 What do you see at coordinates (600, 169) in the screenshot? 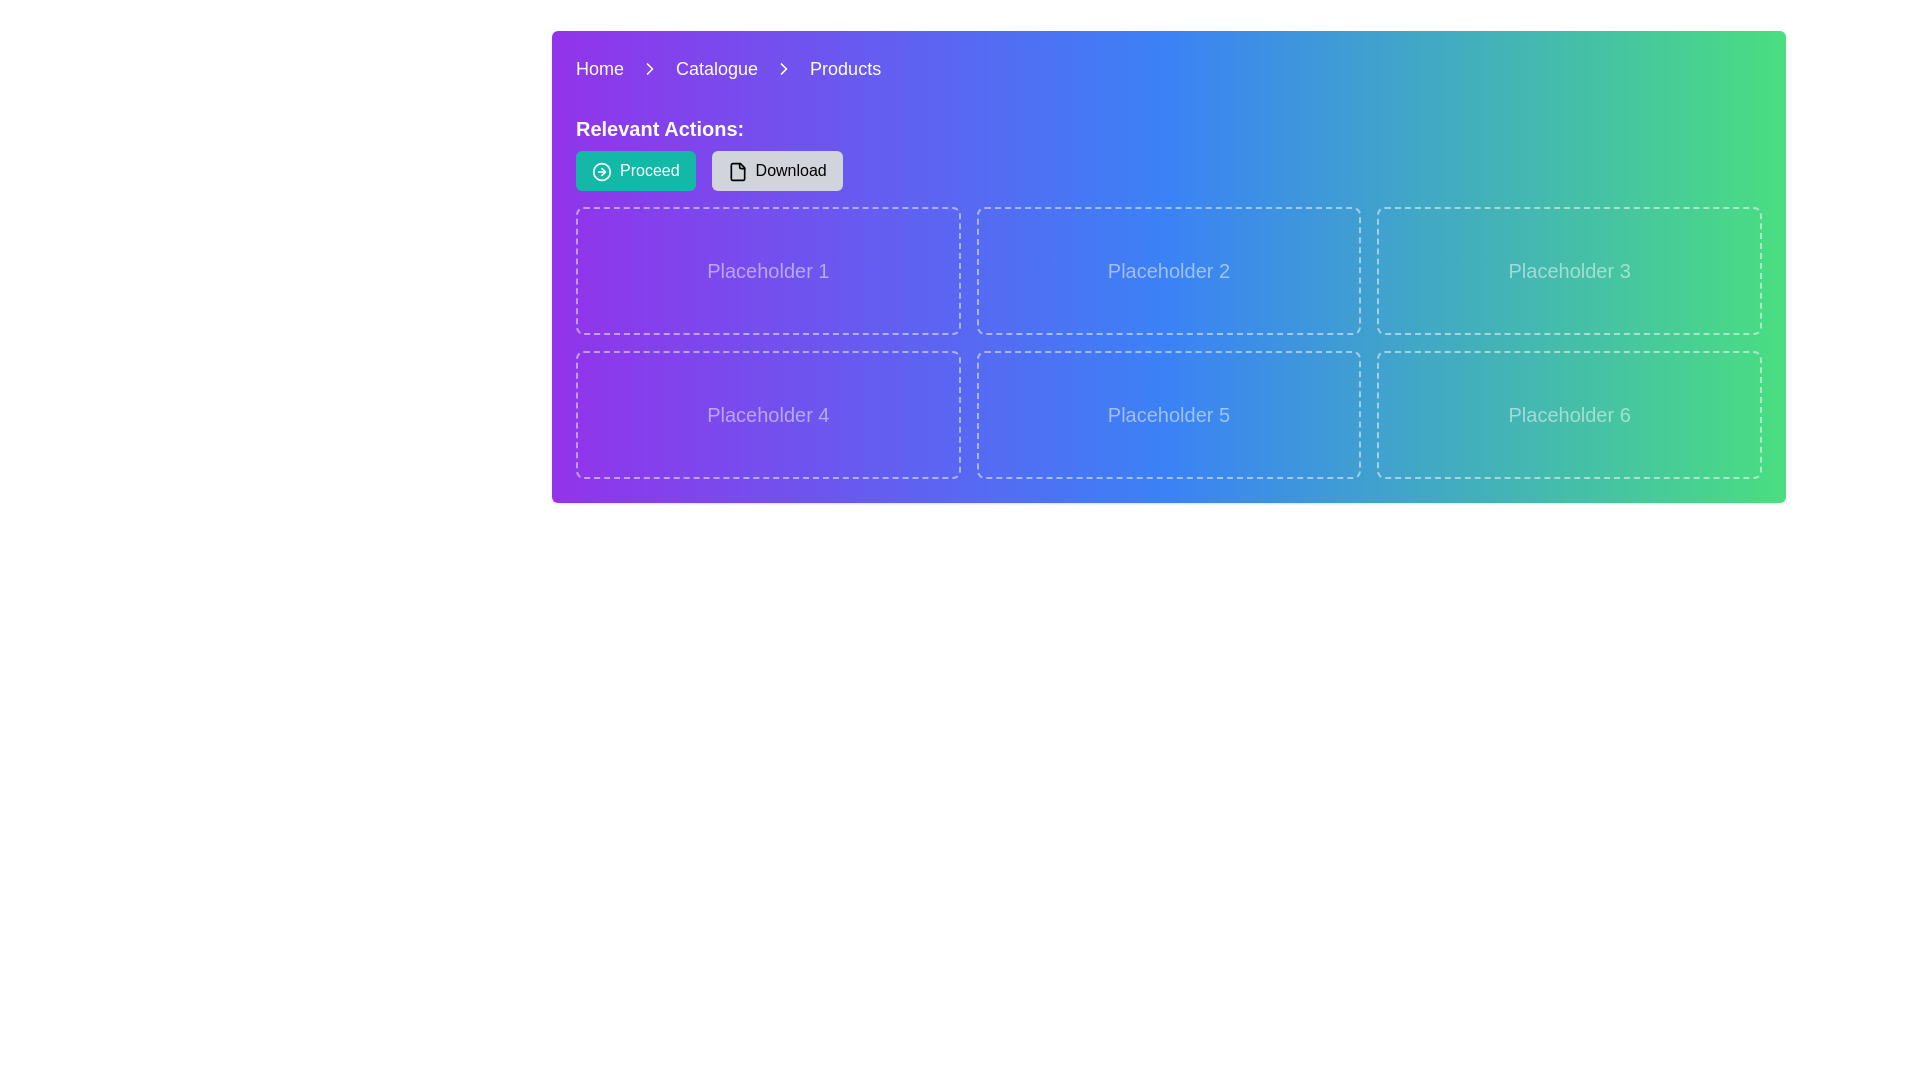
I see `the decorative SVG icon associated with the 'Proceed' button, located at the top left of the interface, near its left edge` at bounding box center [600, 169].